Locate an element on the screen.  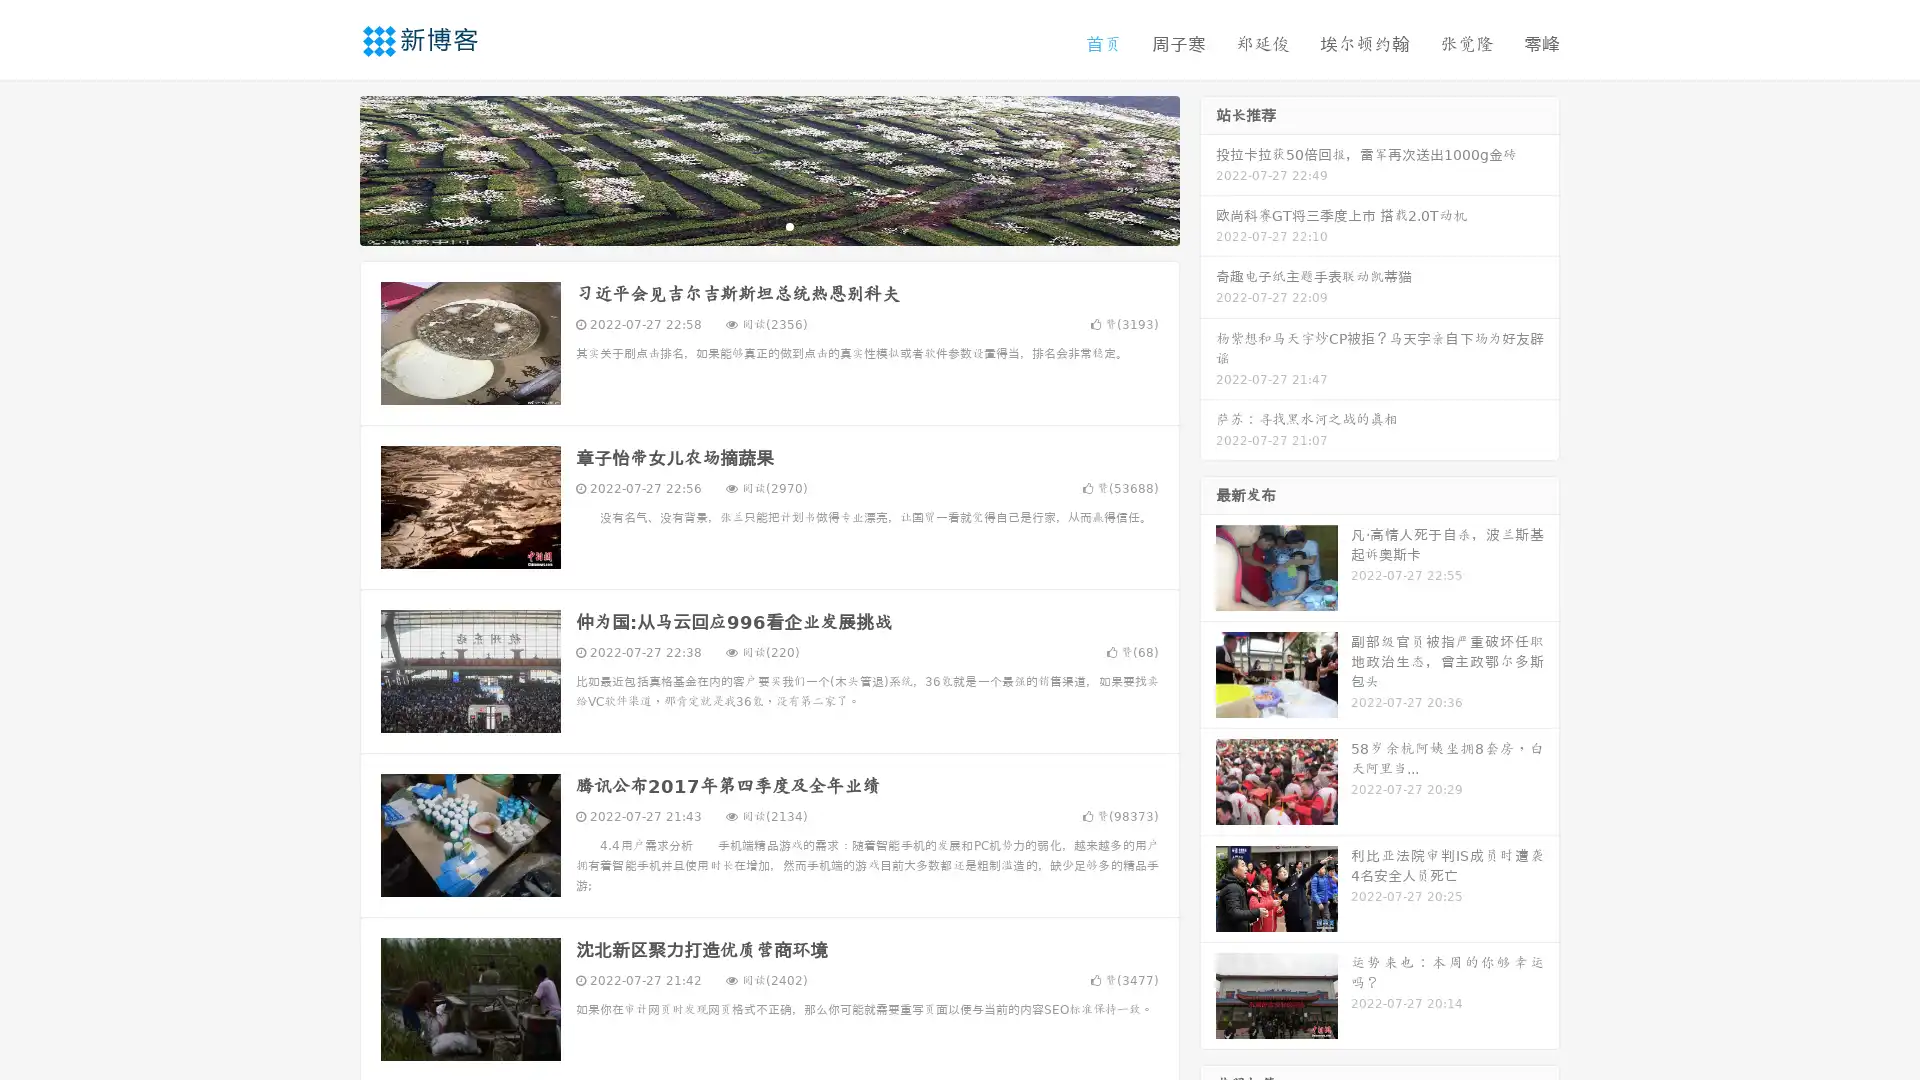
Go to slide 3 is located at coordinates (789, 225).